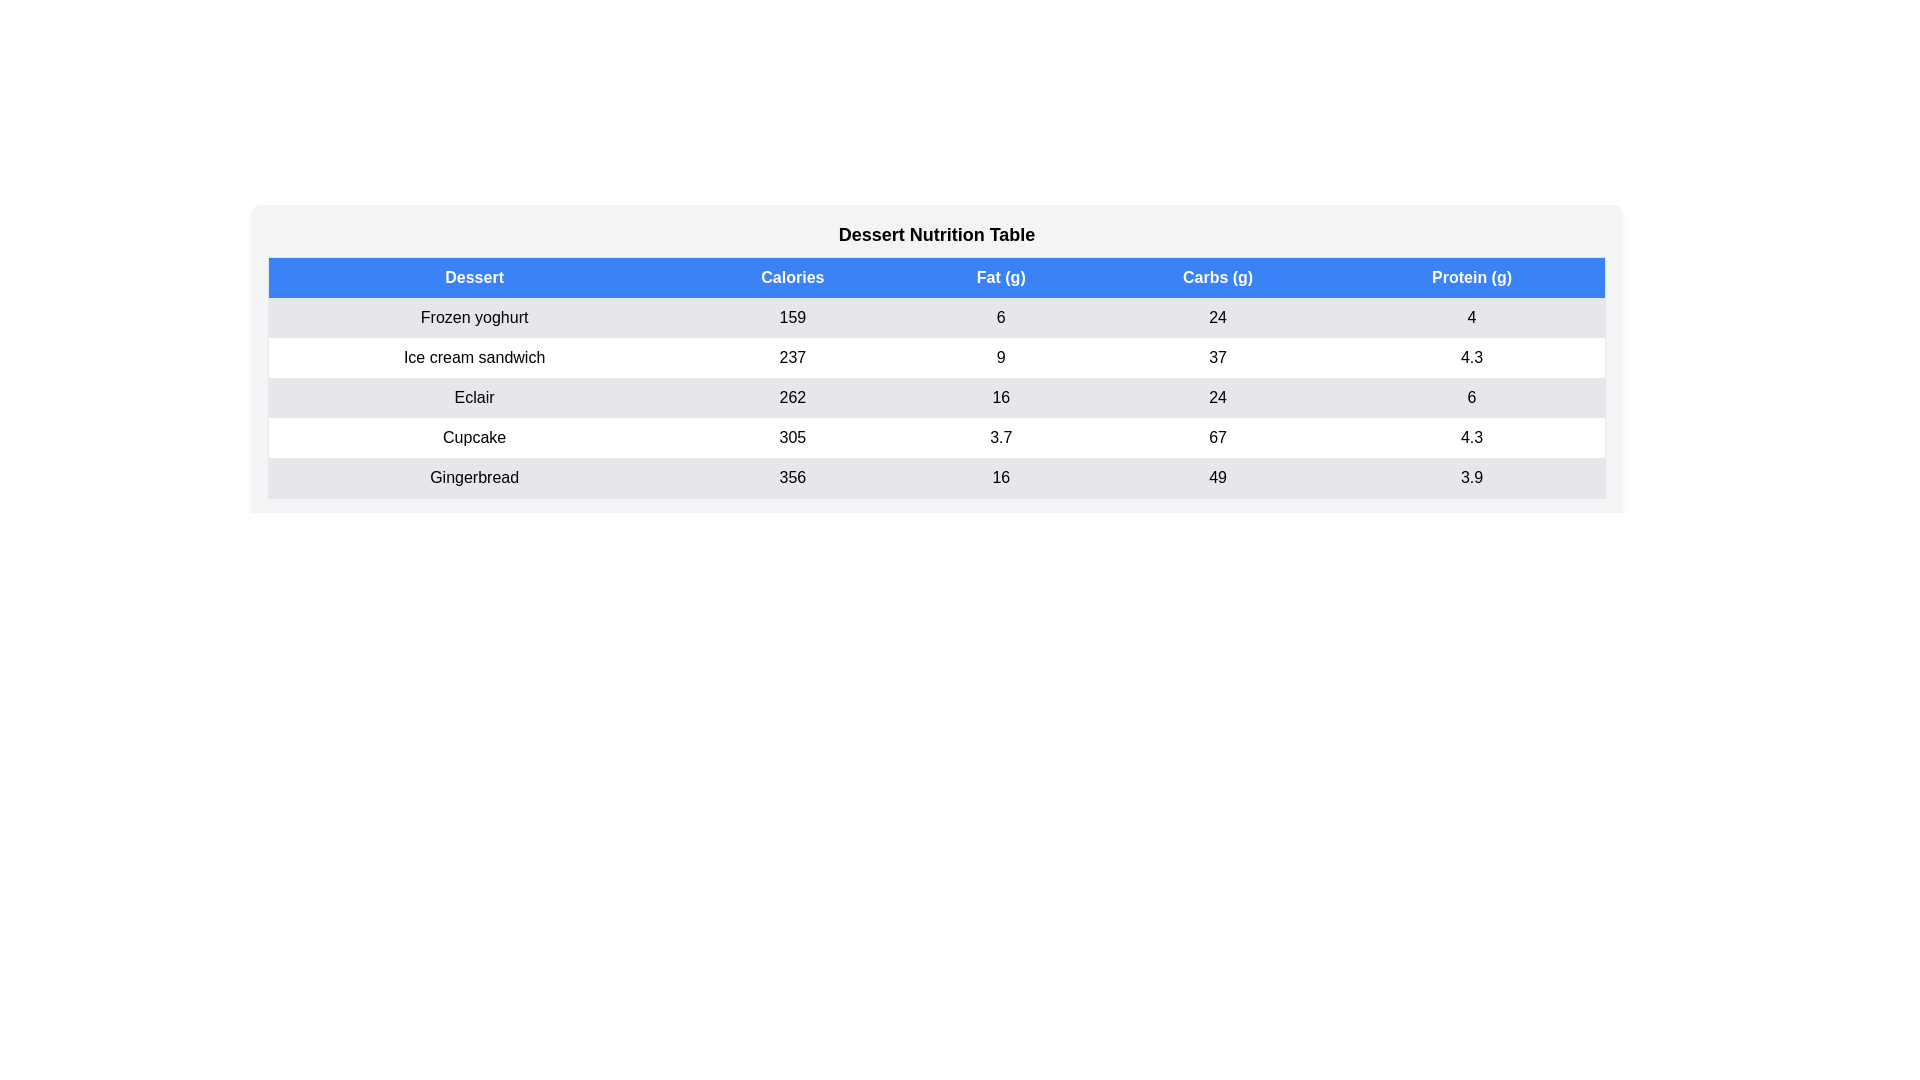  Describe the element at coordinates (935, 357) in the screenshot. I see `the row corresponding to Ice cream sandwich` at that location.